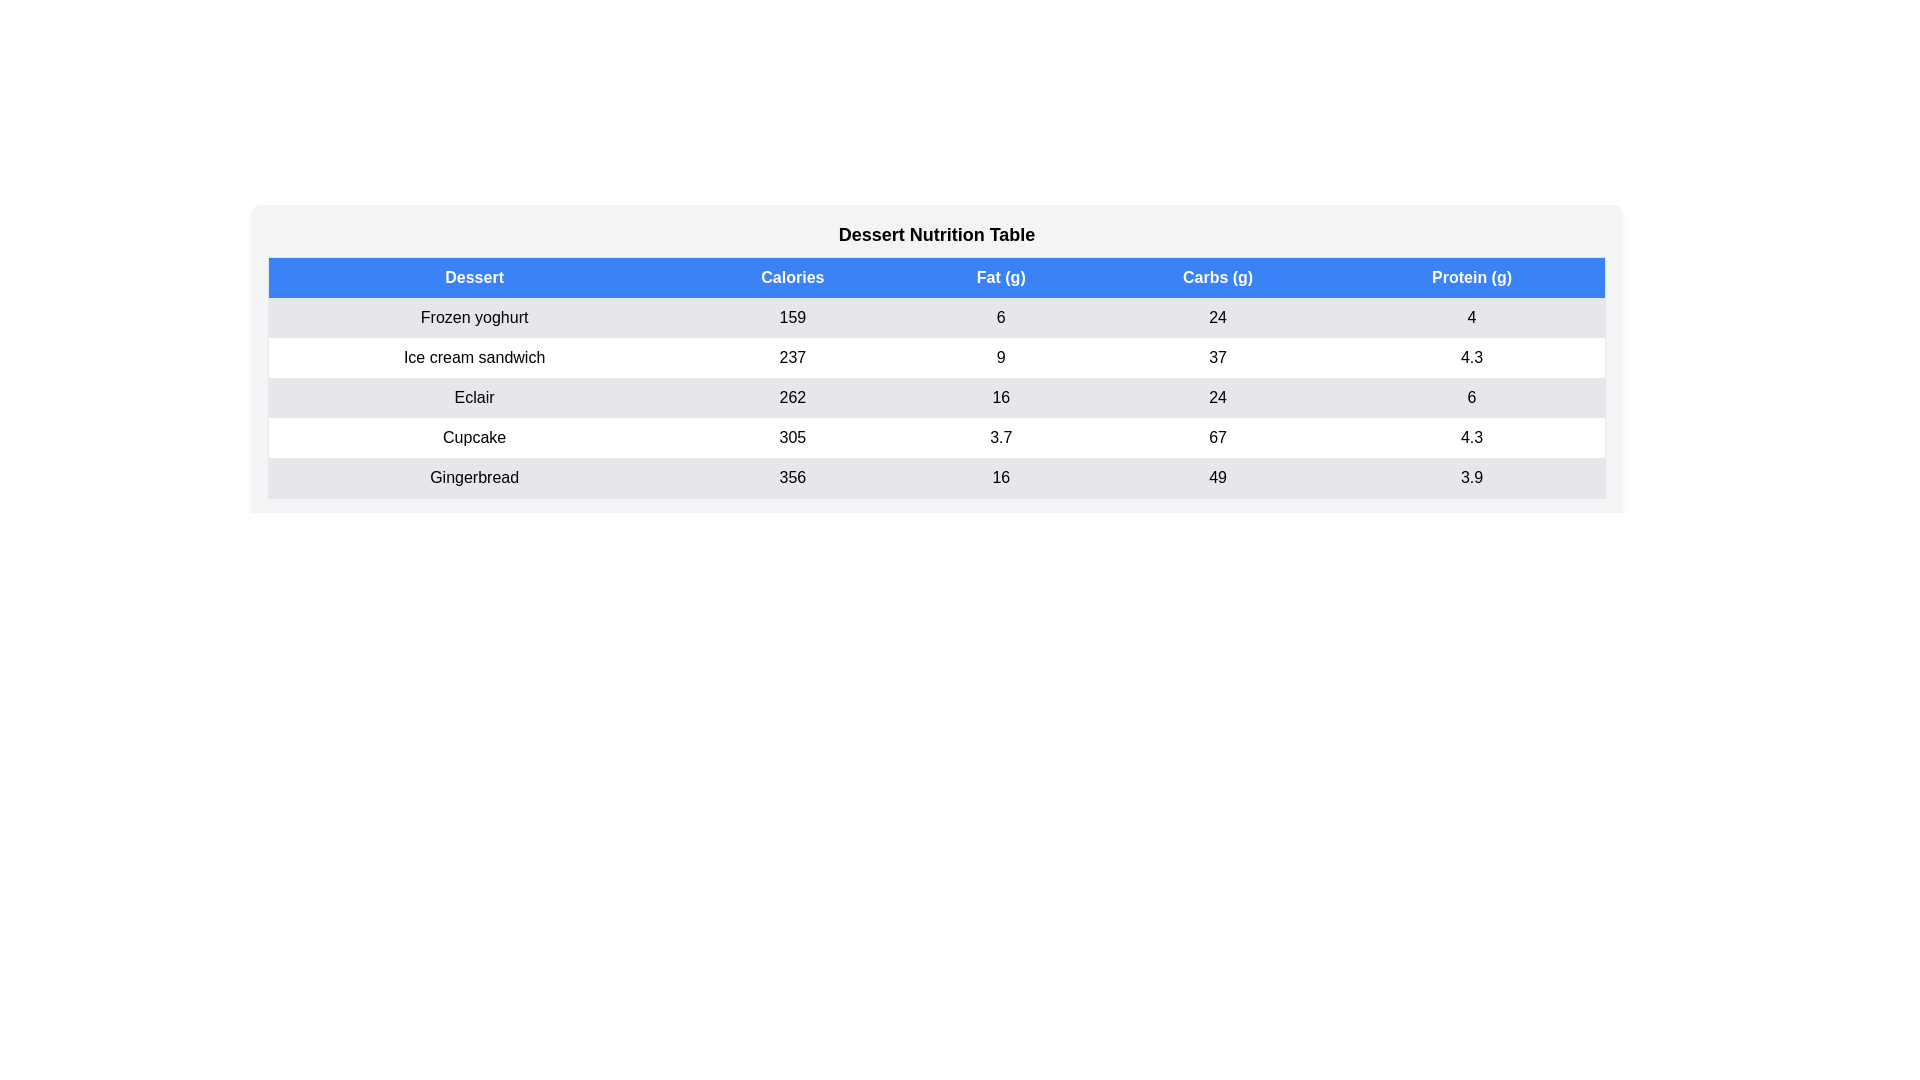  Describe the element at coordinates (935, 357) in the screenshot. I see `the row corresponding to Ice cream sandwich` at that location.